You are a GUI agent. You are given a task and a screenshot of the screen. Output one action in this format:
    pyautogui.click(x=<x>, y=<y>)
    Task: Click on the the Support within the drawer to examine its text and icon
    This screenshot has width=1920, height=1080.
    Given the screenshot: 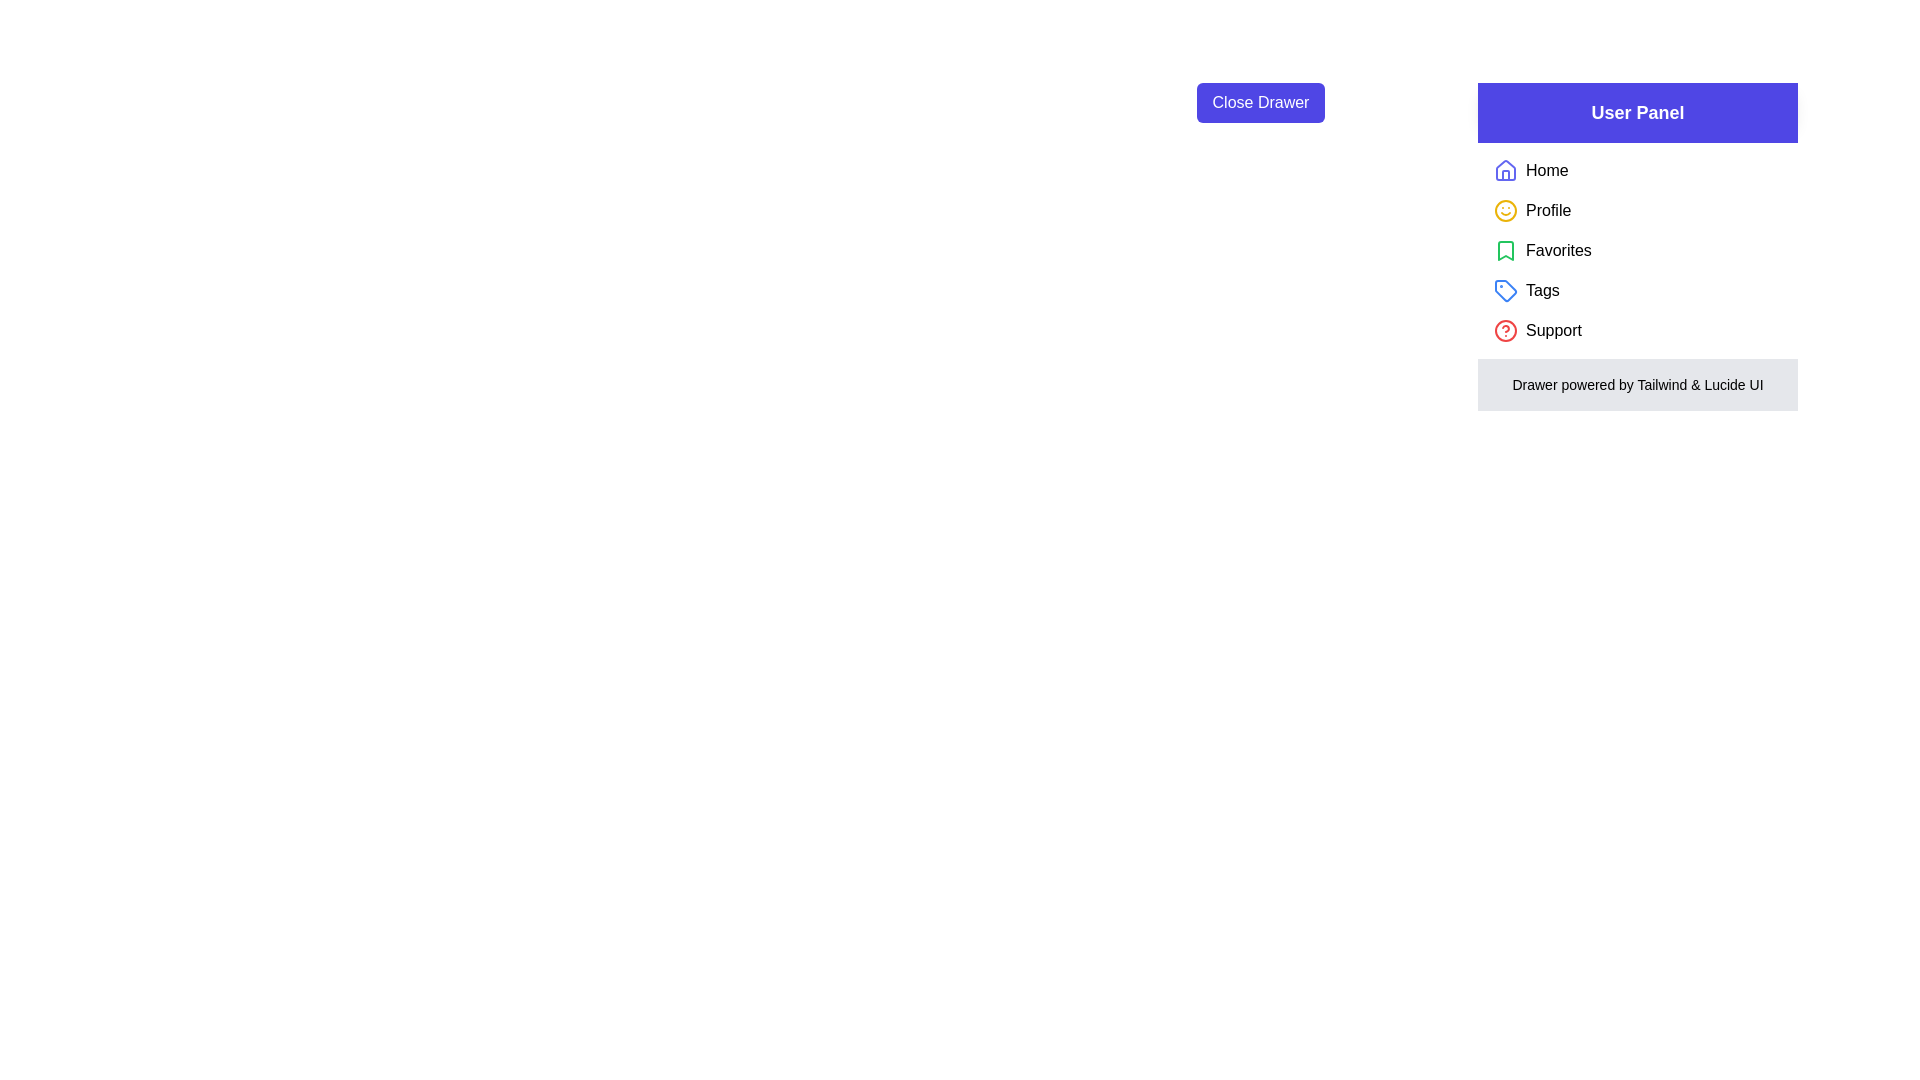 What is the action you would take?
    pyautogui.click(x=1506, y=330)
    